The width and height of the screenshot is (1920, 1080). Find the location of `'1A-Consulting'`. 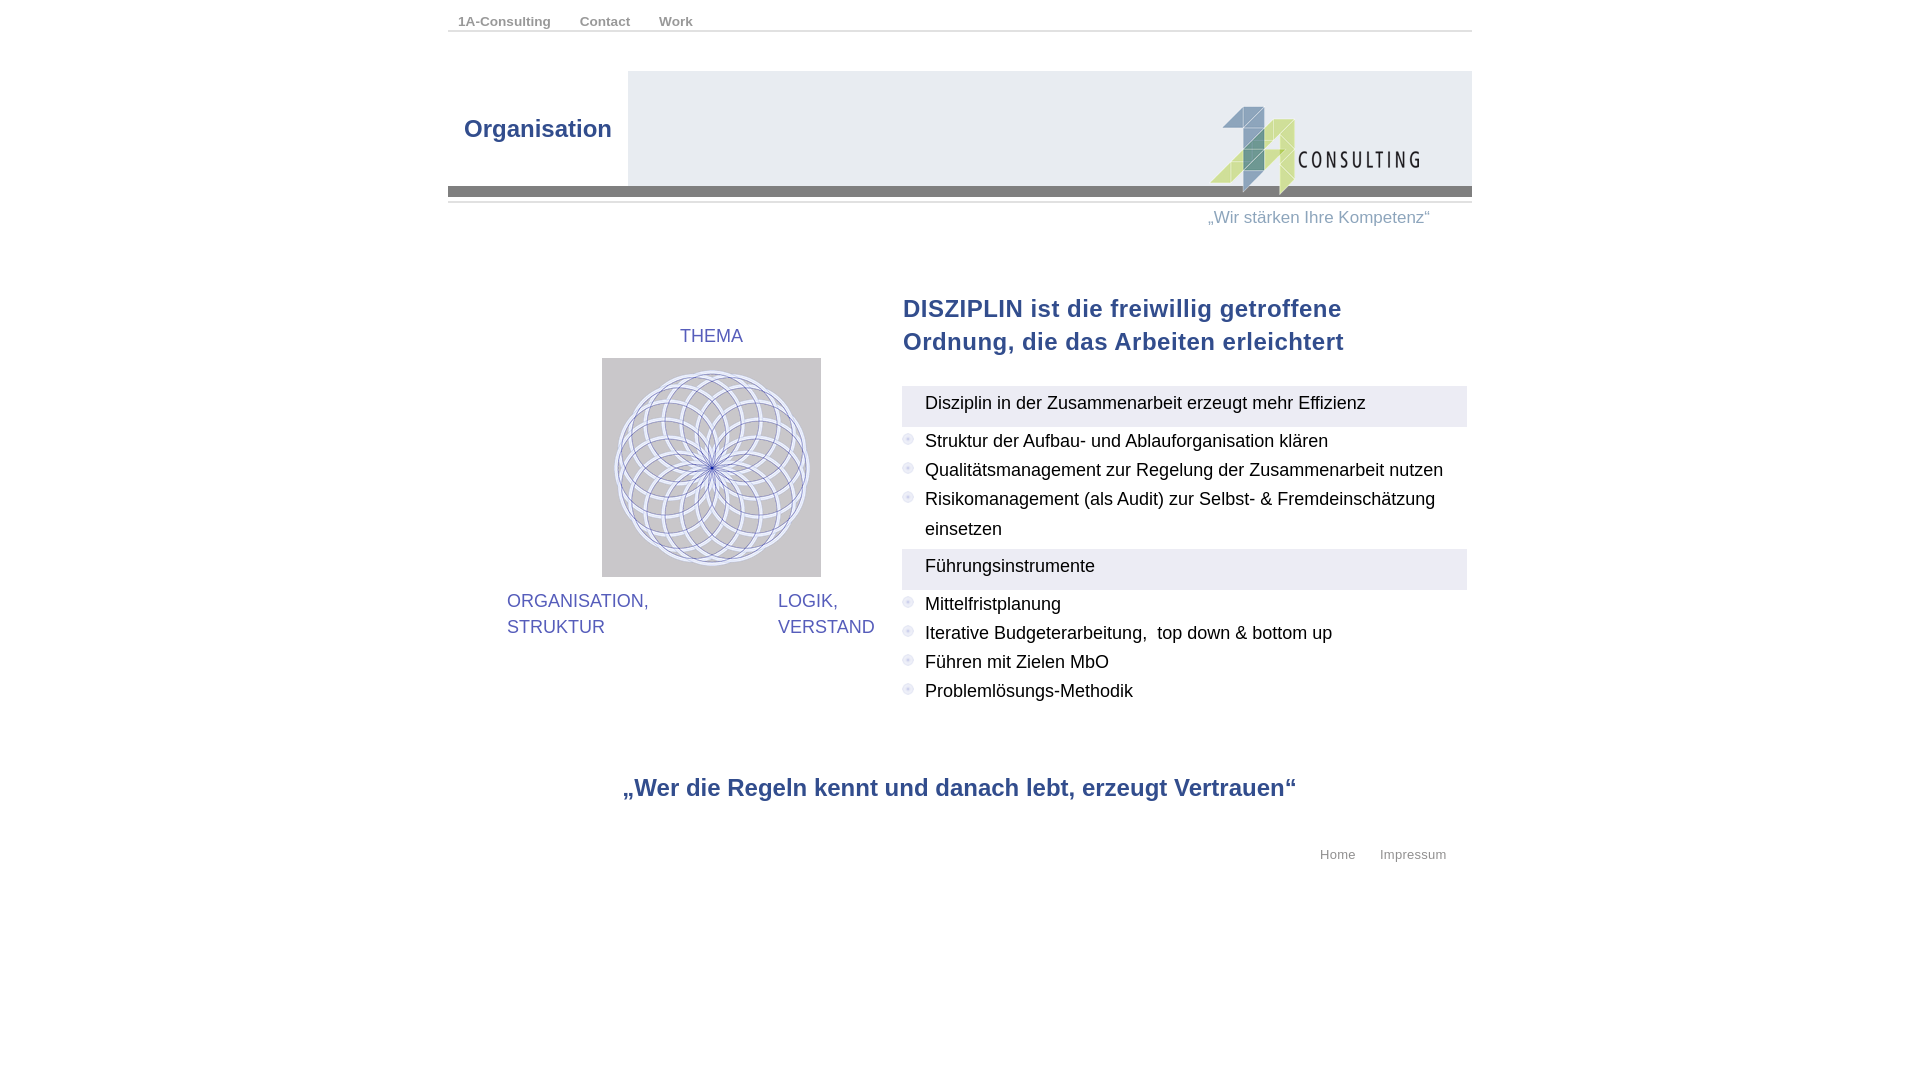

'1A-Consulting' is located at coordinates (506, 21).